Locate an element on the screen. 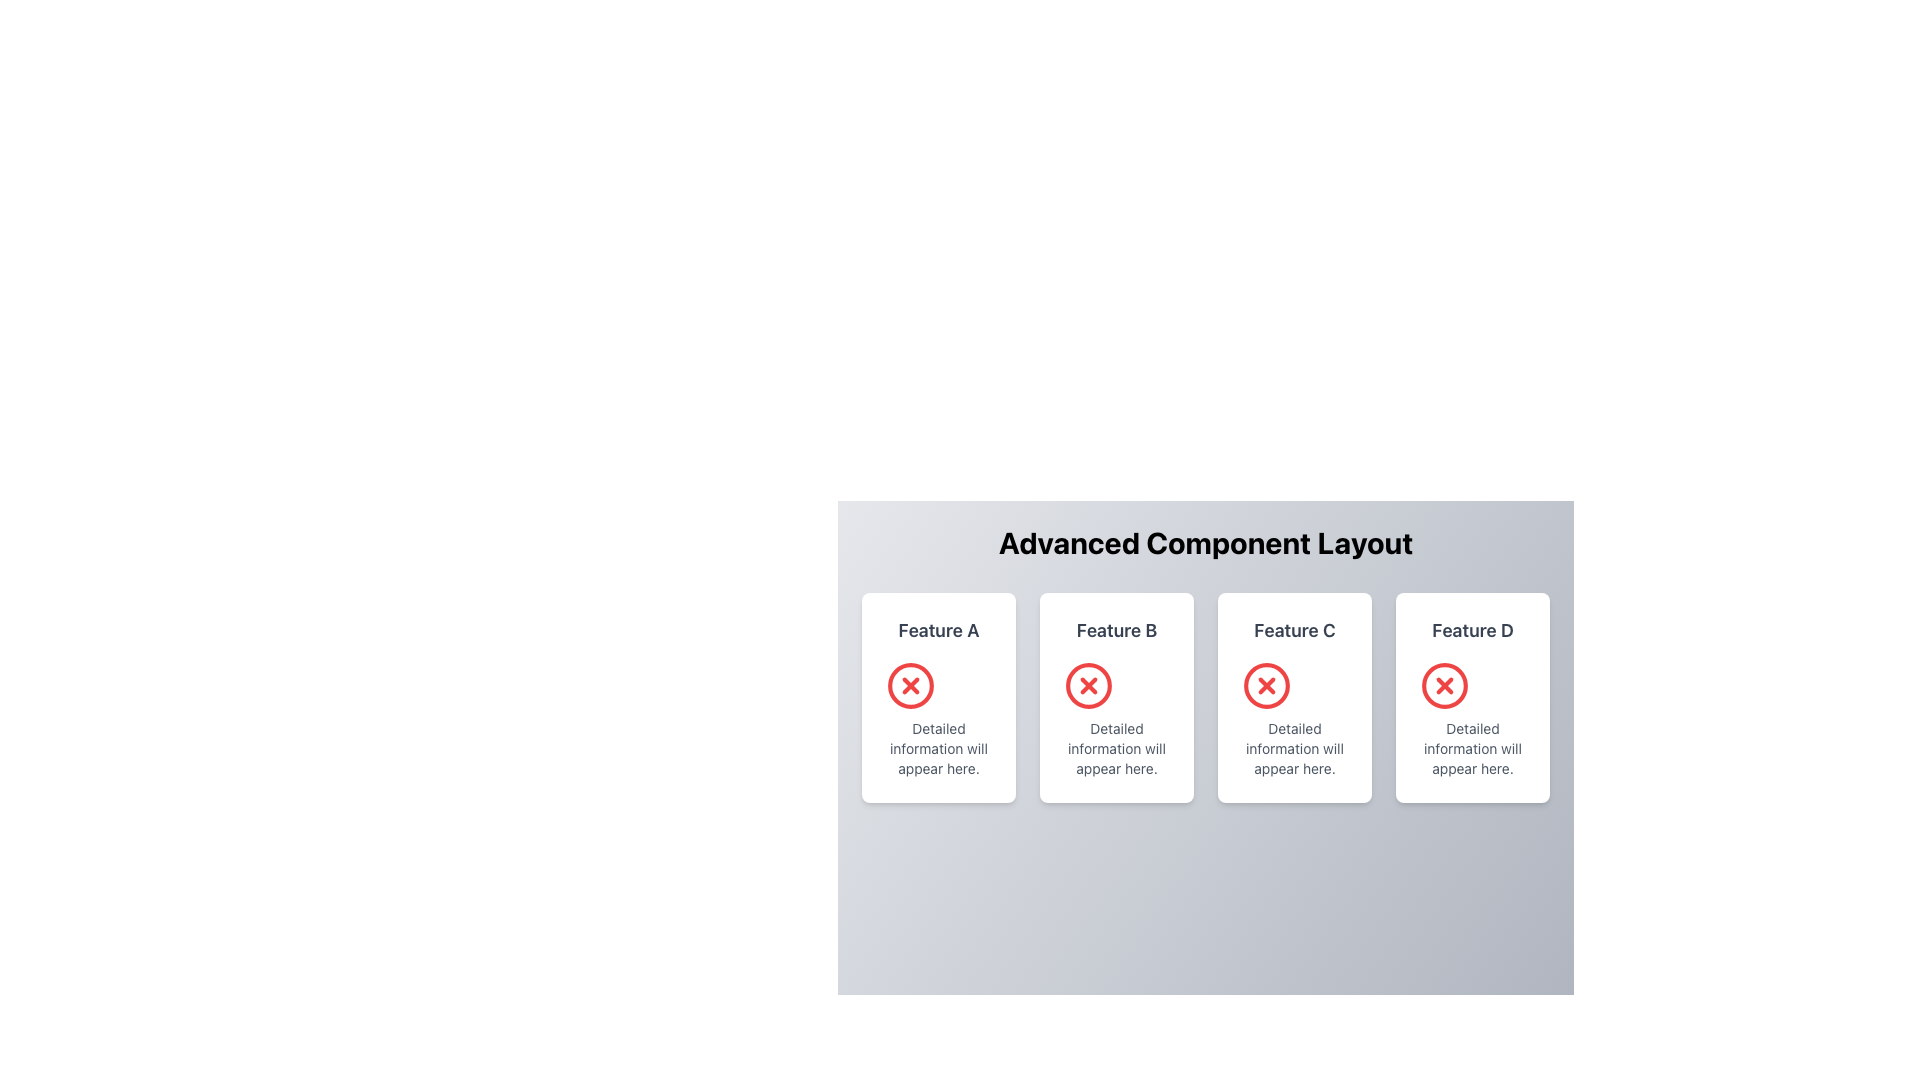 Image resolution: width=1920 pixels, height=1080 pixels. the circular icon with a red cross symbol located within the 'Feature D' card, positioned on the far right of the row is located at coordinates (1444, 685).